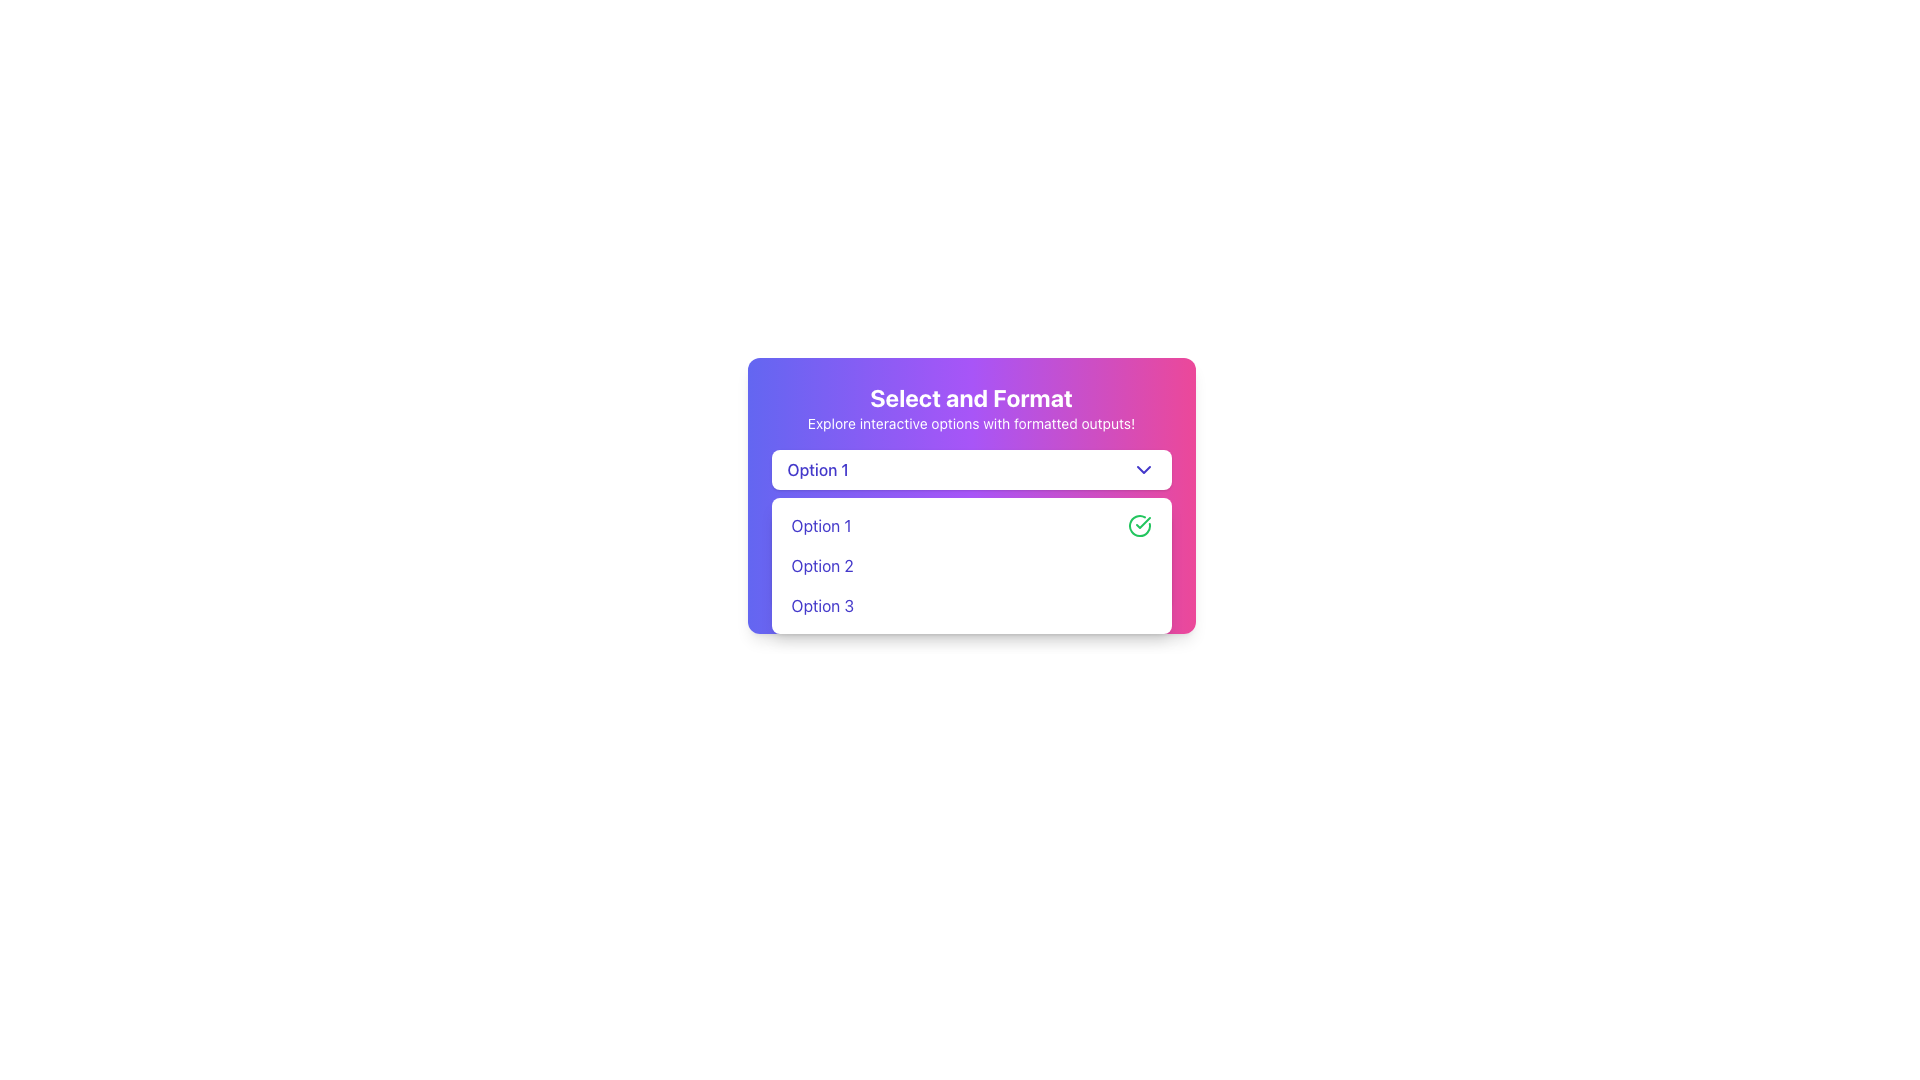 This screenshot has height=1080, width=1920. What do you see at coordinates (971, 566) in the screenshot?
I see `to select the second option labeled 'Option 2' in the dropdown menu` at bounding box center [971, 566].